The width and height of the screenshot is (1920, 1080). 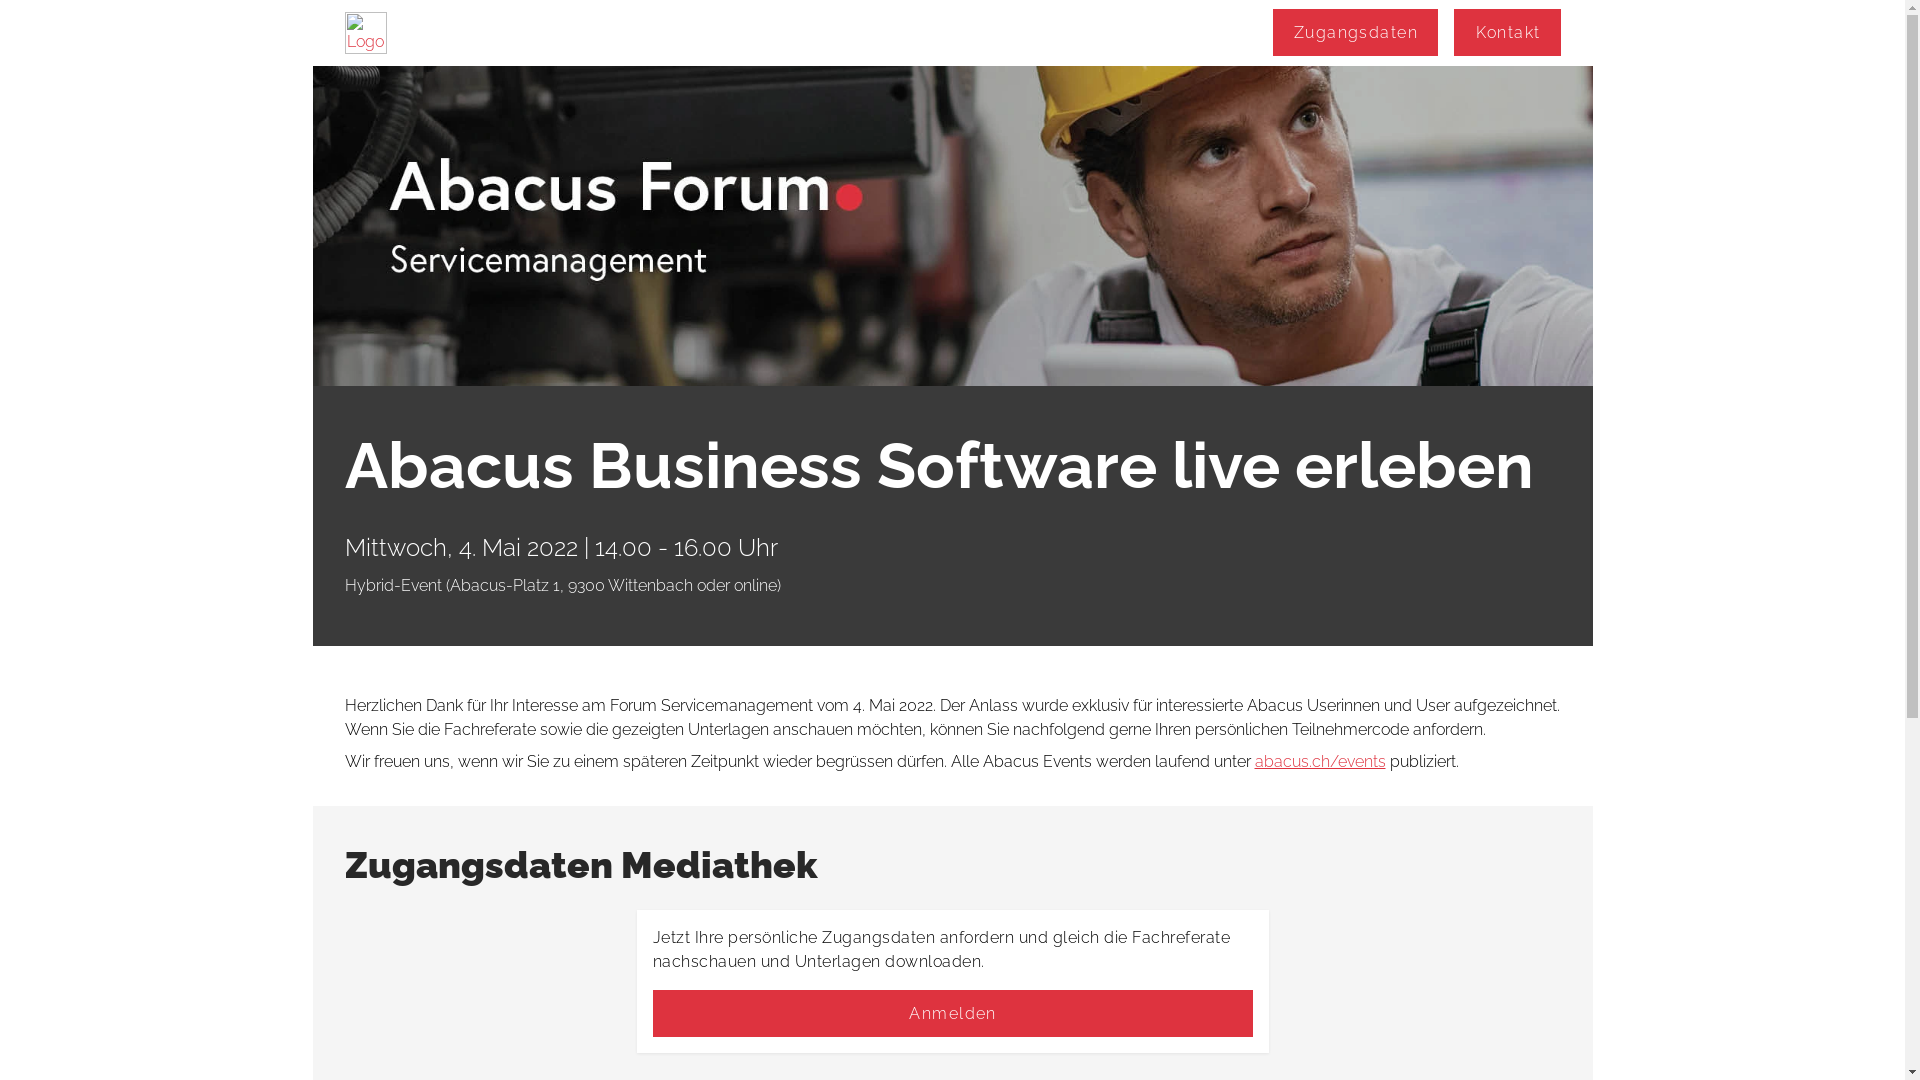 I want to click on 'Kontakt', so click(x=1507, y=32).